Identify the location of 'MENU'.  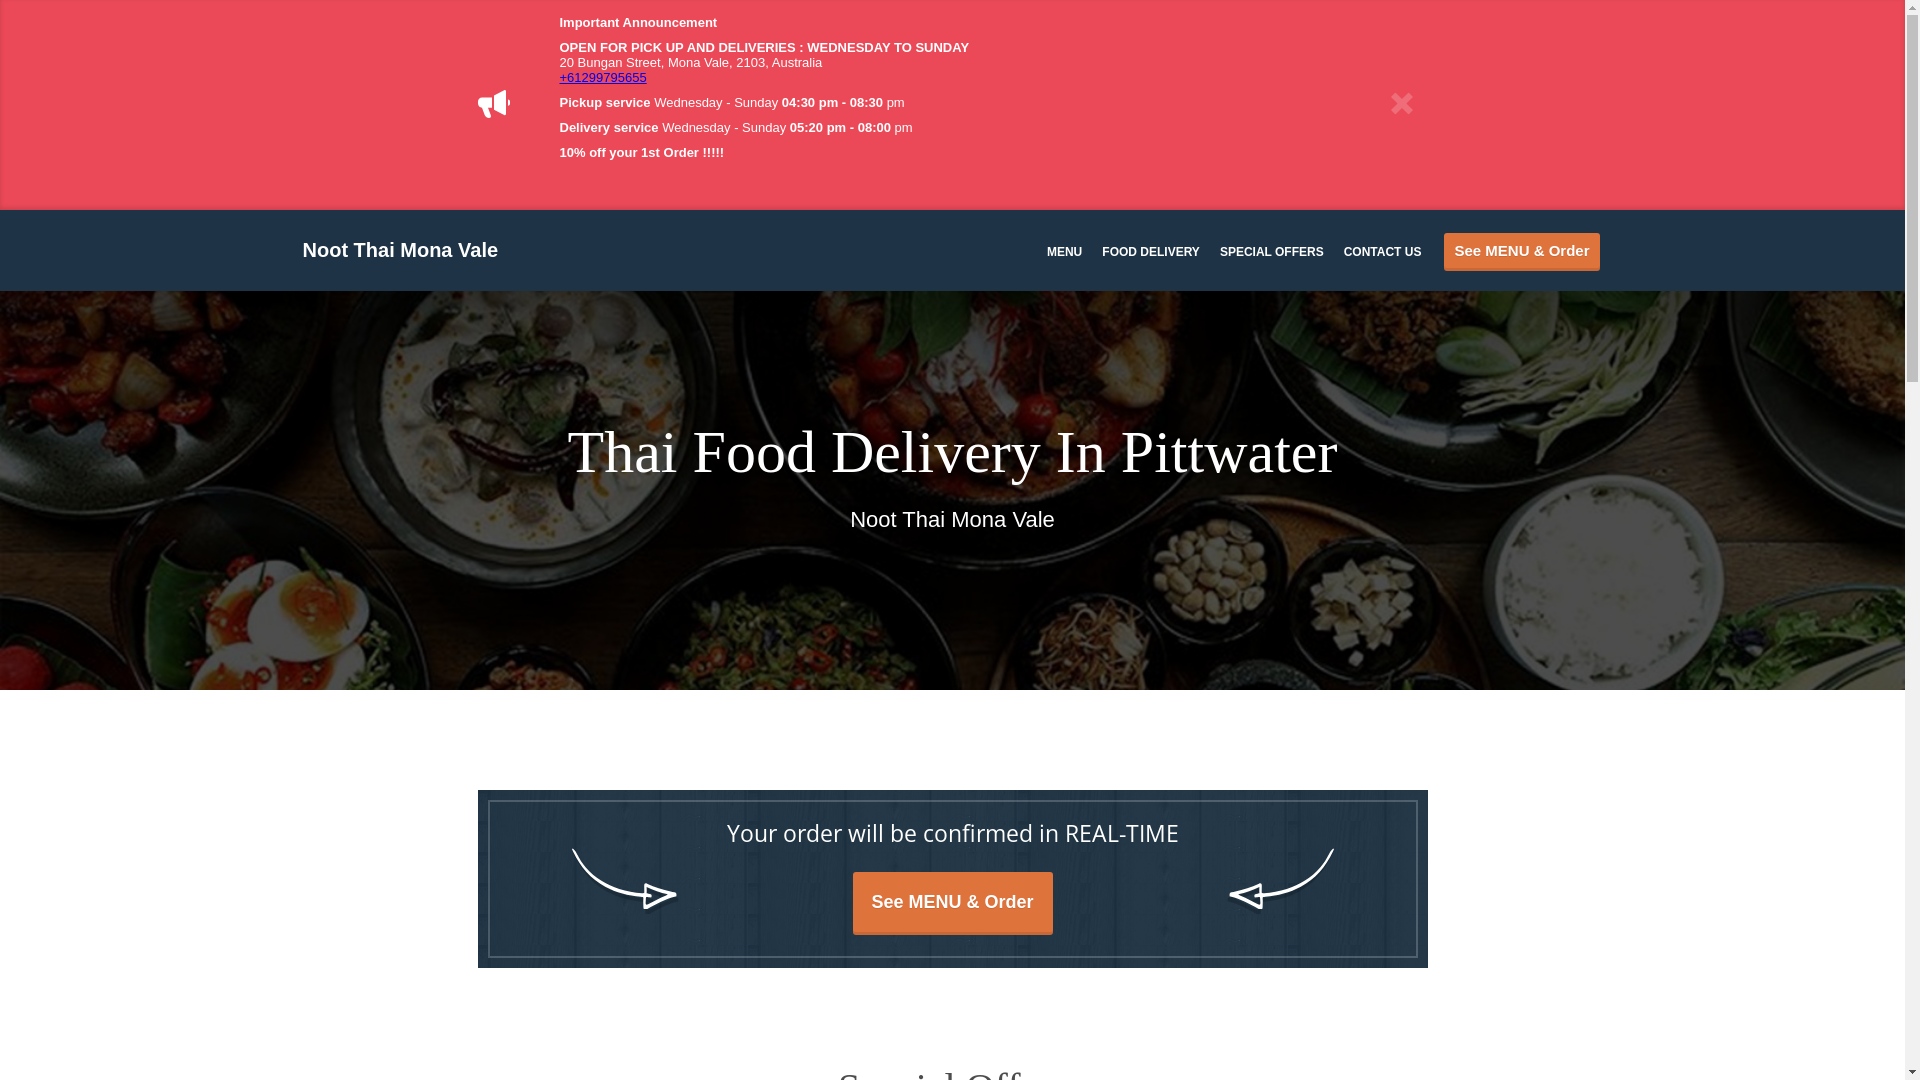
(1045, 249).